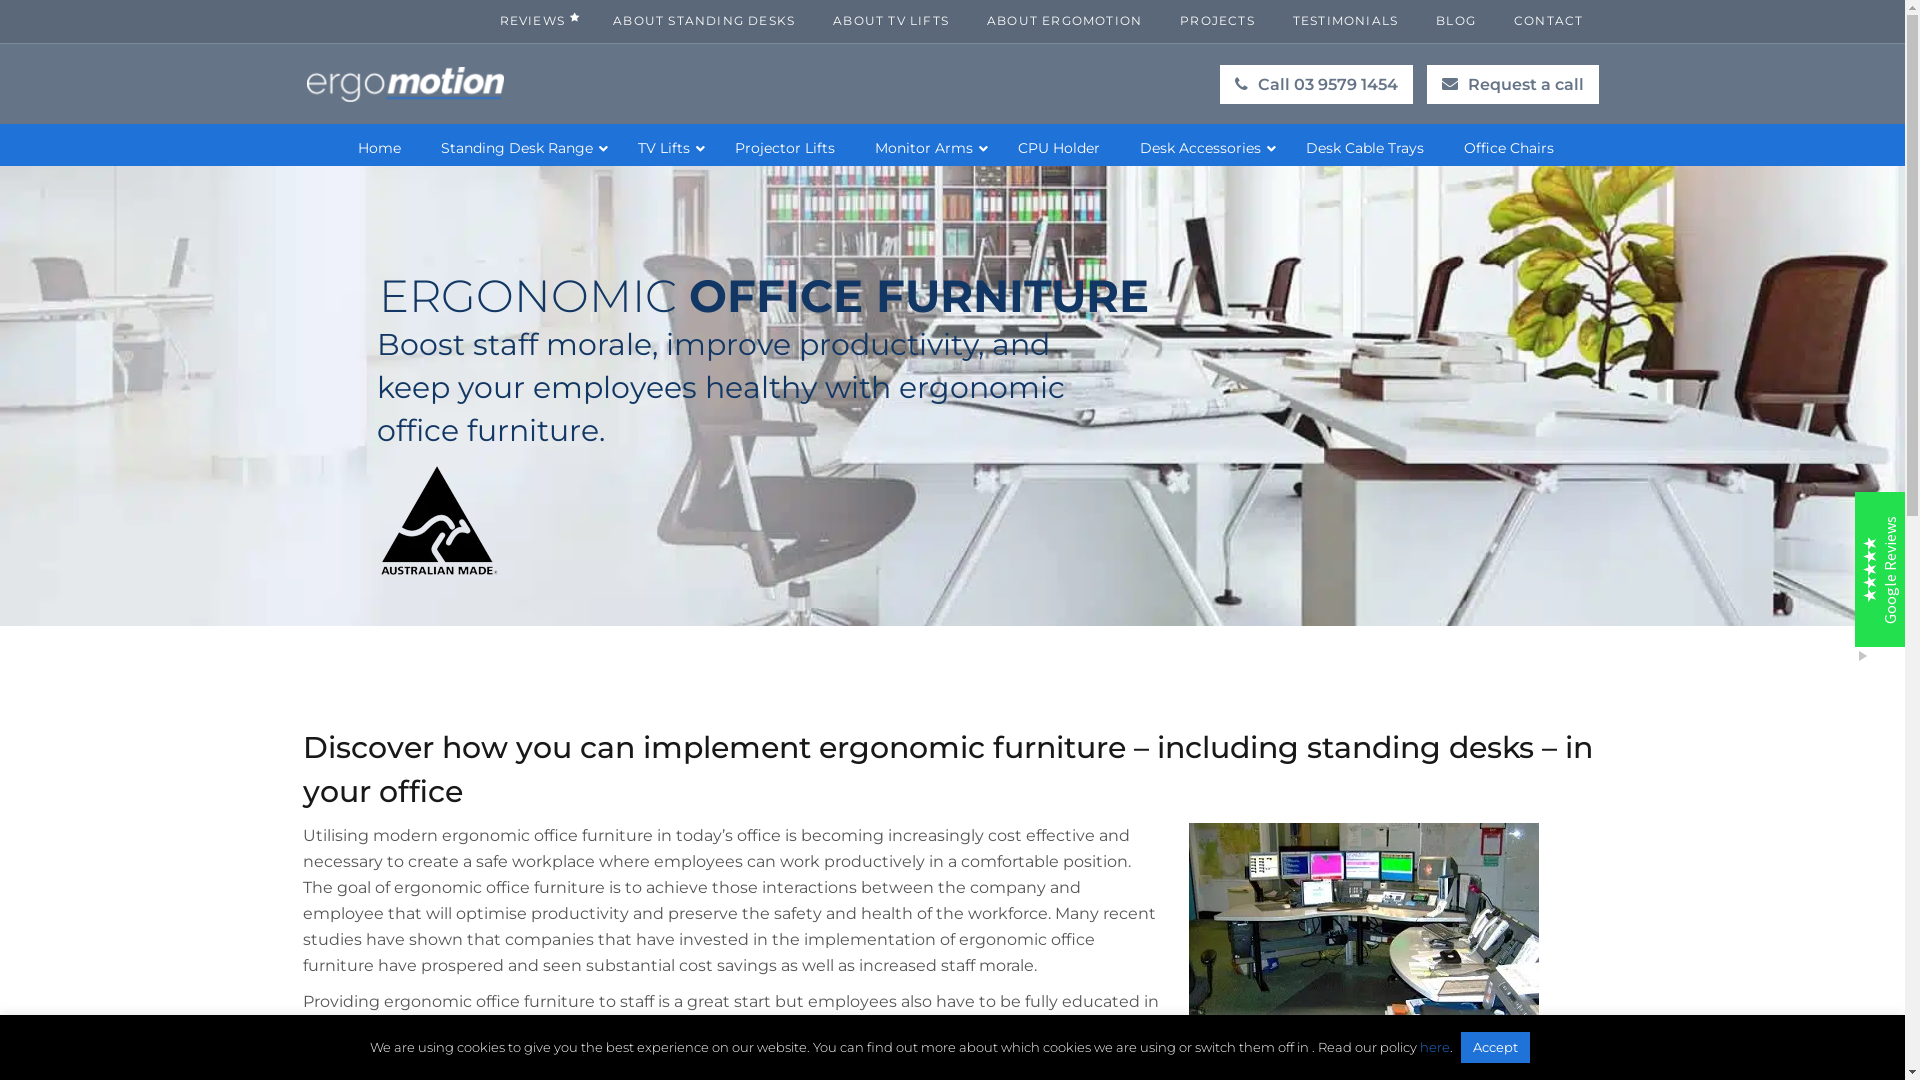 The image size is (1920, 1080). What do you see at coordinates (854, 146) in the screenshot?
I see `'Monitor Arms'` at bounding box center [854, 146].